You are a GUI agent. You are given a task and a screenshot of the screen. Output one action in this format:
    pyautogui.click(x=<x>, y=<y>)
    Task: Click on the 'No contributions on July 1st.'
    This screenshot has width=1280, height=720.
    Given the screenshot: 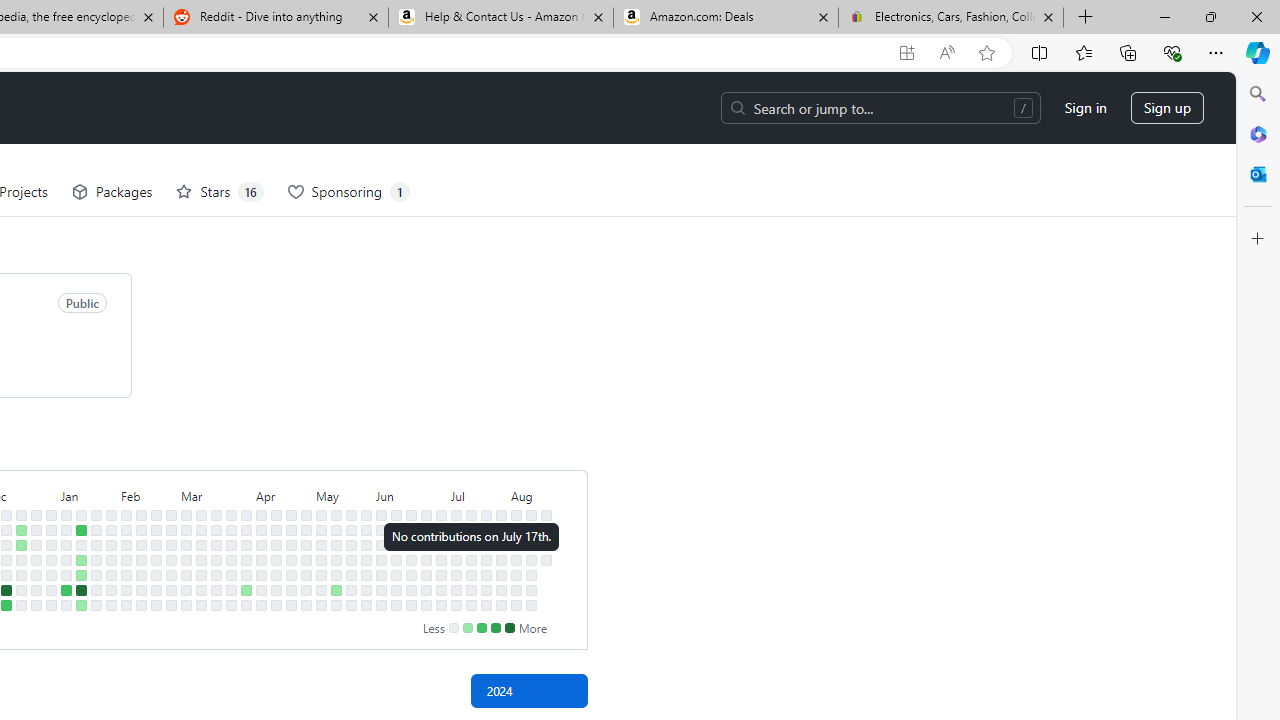 What is the action you would take?
    pyautogui.click(x=440, y=528)
    